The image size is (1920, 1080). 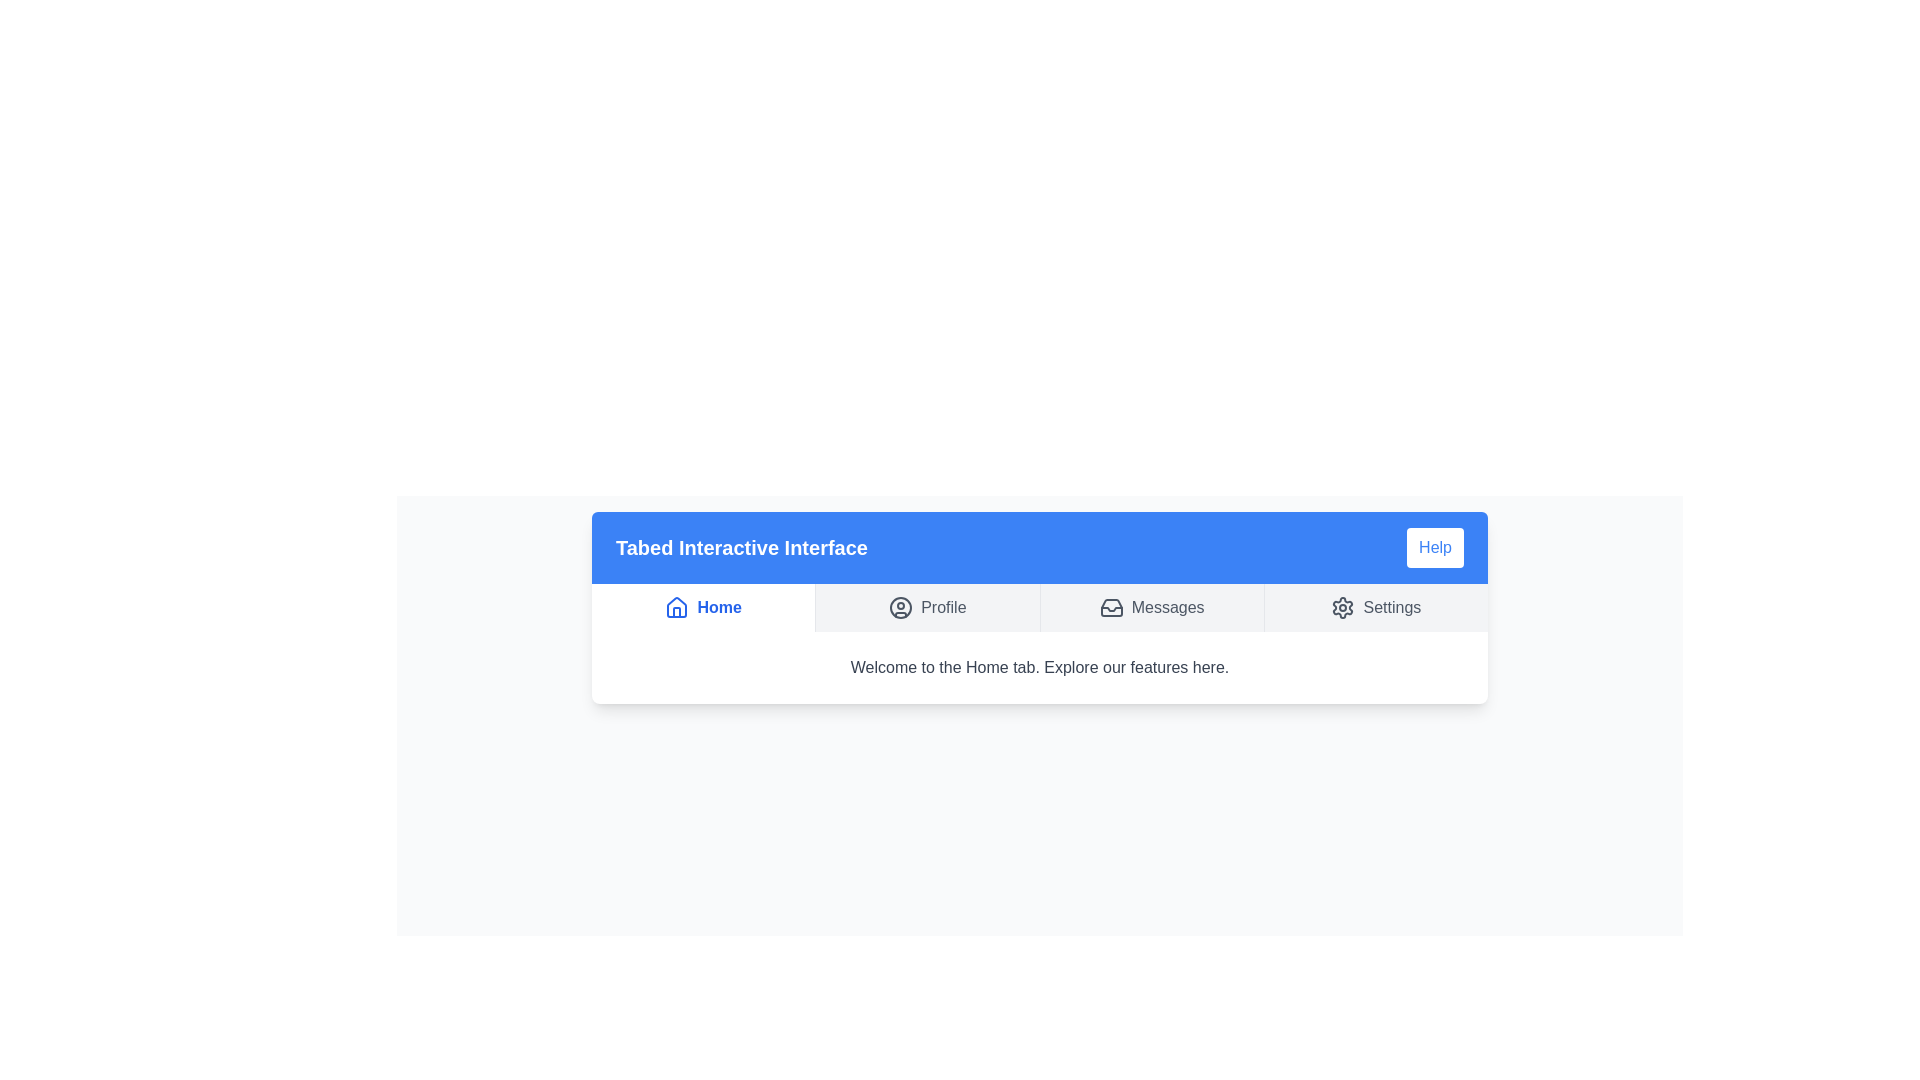 What do you see at coordinates (1151, 607) in the screenshot?
I see `the 'Messages' tab button` at bounding box center [1151, 607].